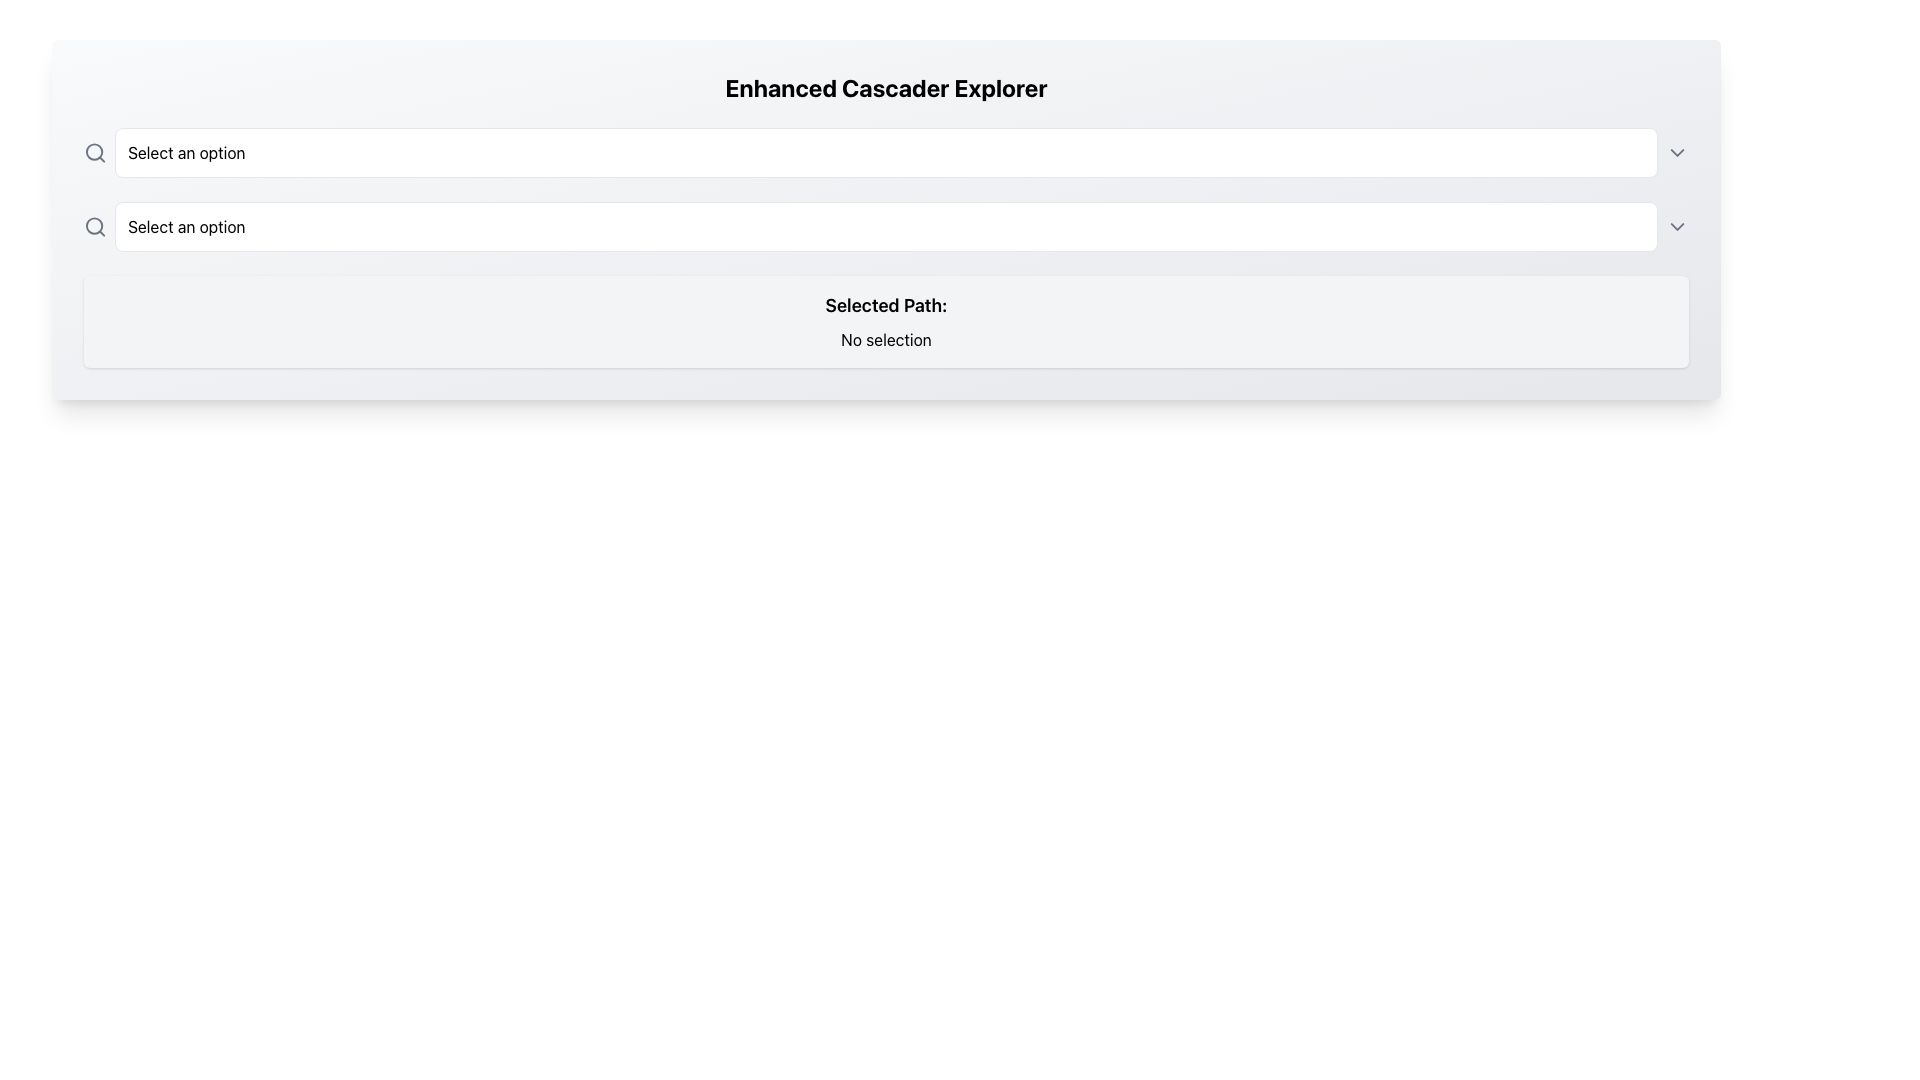  Describe the element at coordinates (1677, 226) in the screenshot. I see `the icon at the far right of the second input field labeled 'Select an option'` at that location.